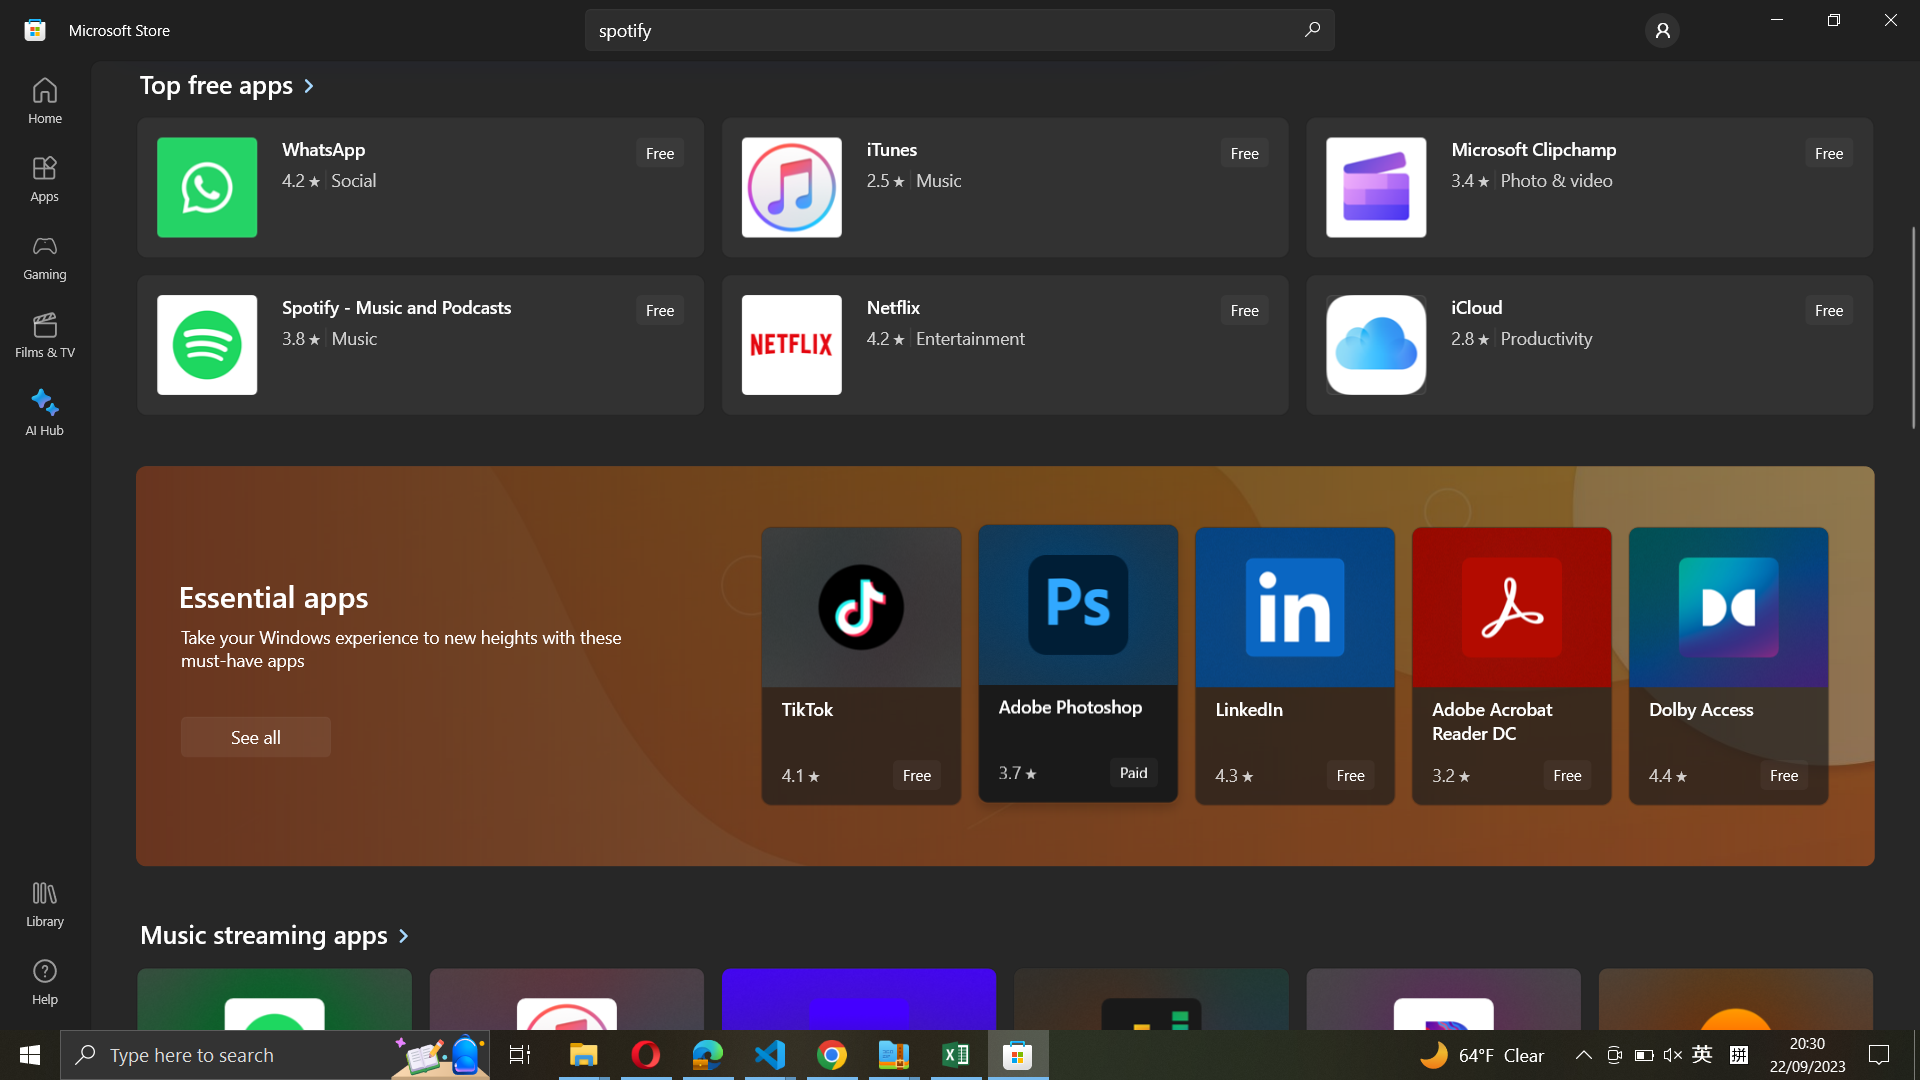  I want to click on Run LinkedIn application, so click(1295, 667).